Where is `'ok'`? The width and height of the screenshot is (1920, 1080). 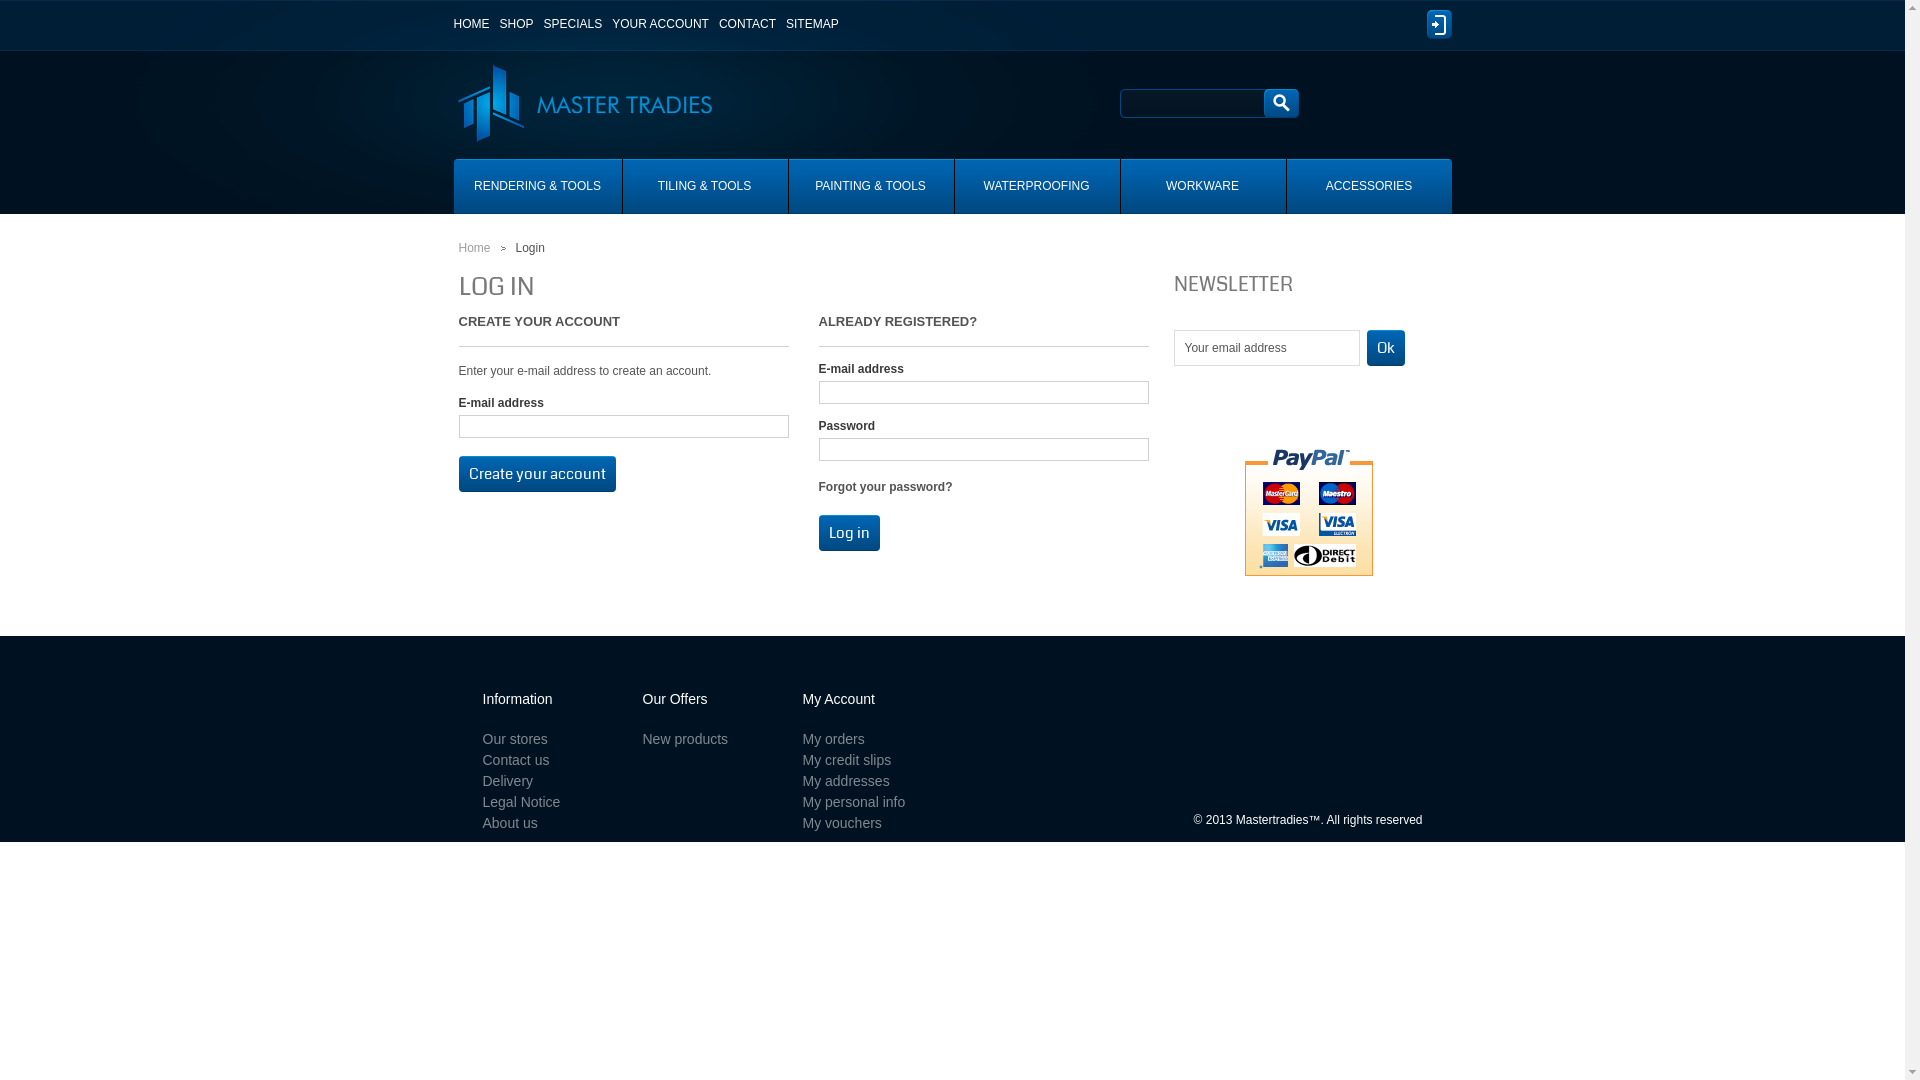
'ok' is located at coordinates (1384, 346).